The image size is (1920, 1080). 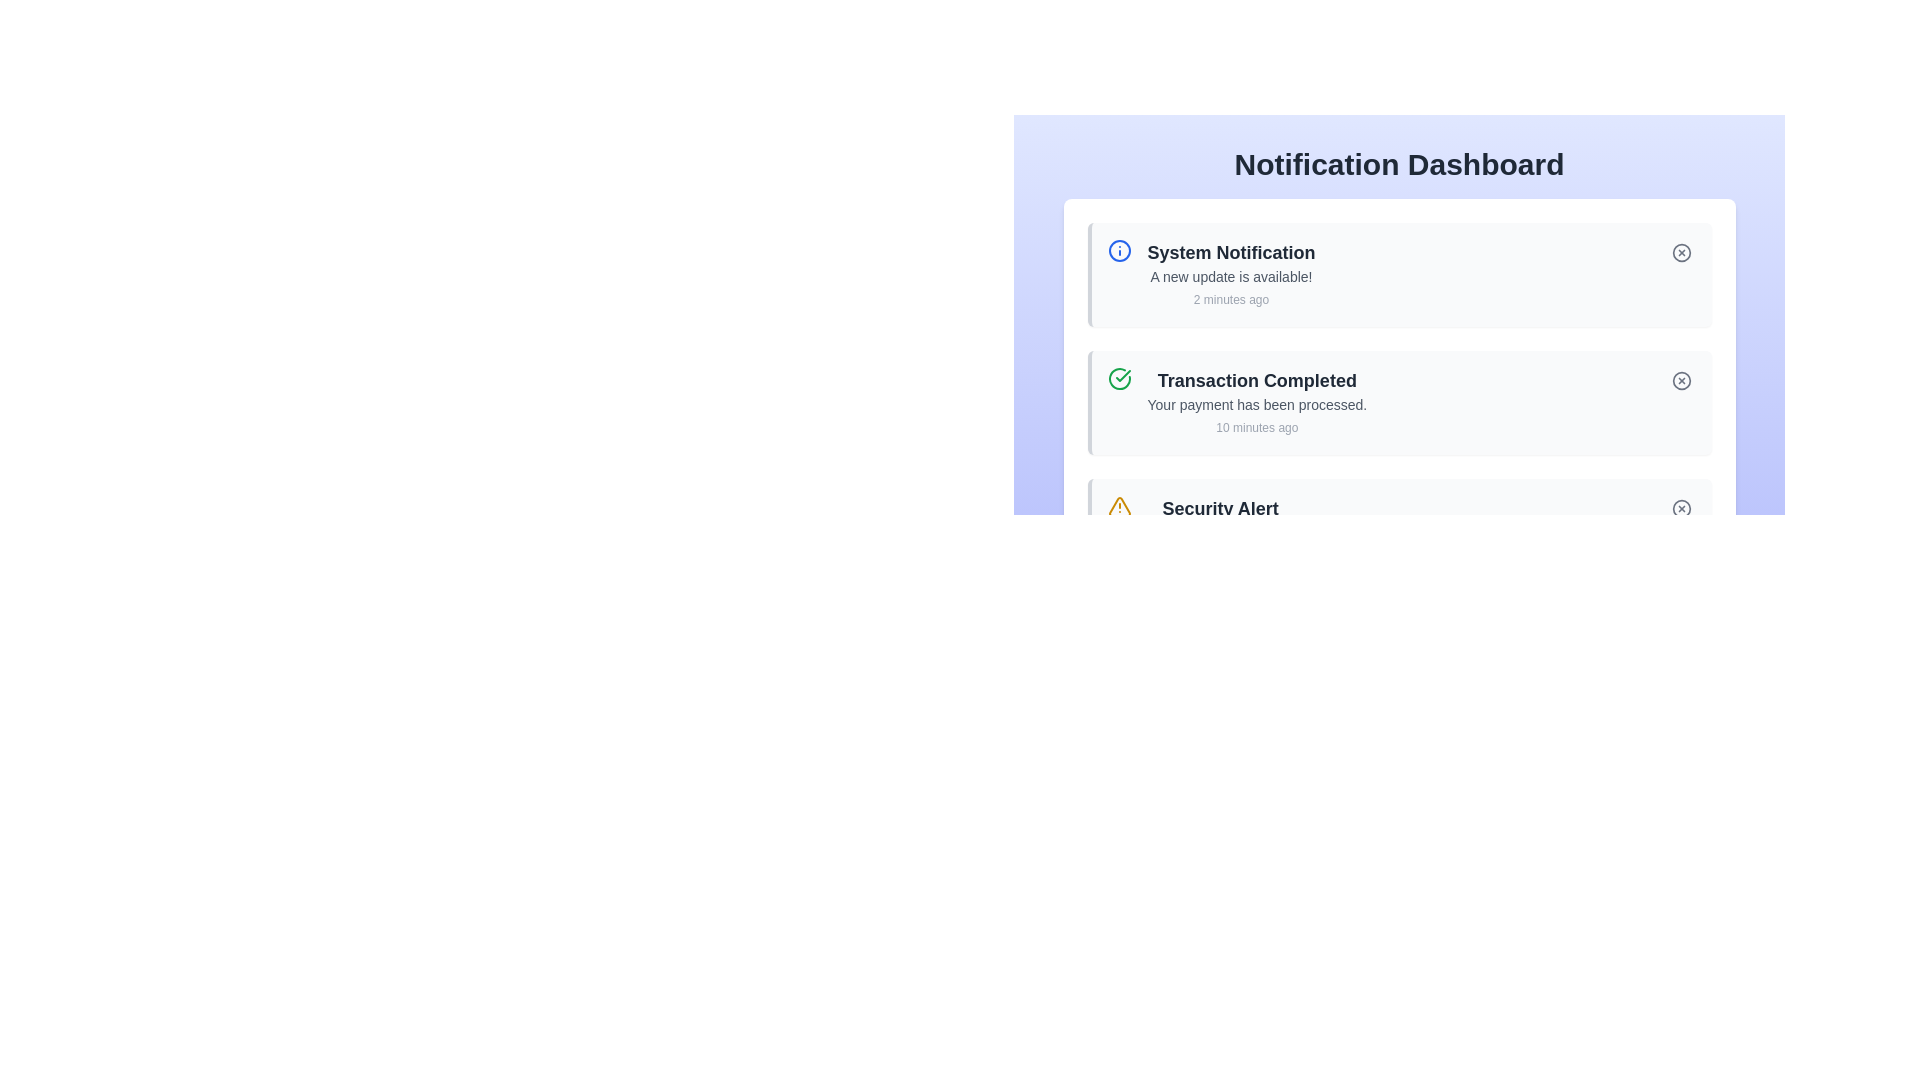 What do you see at coordinates (1118, 249) in the screenshot?
I see `the circular graphical component of the icon located within the 'System Notification' to obtain additional information` at bounding box center [1118, 249].